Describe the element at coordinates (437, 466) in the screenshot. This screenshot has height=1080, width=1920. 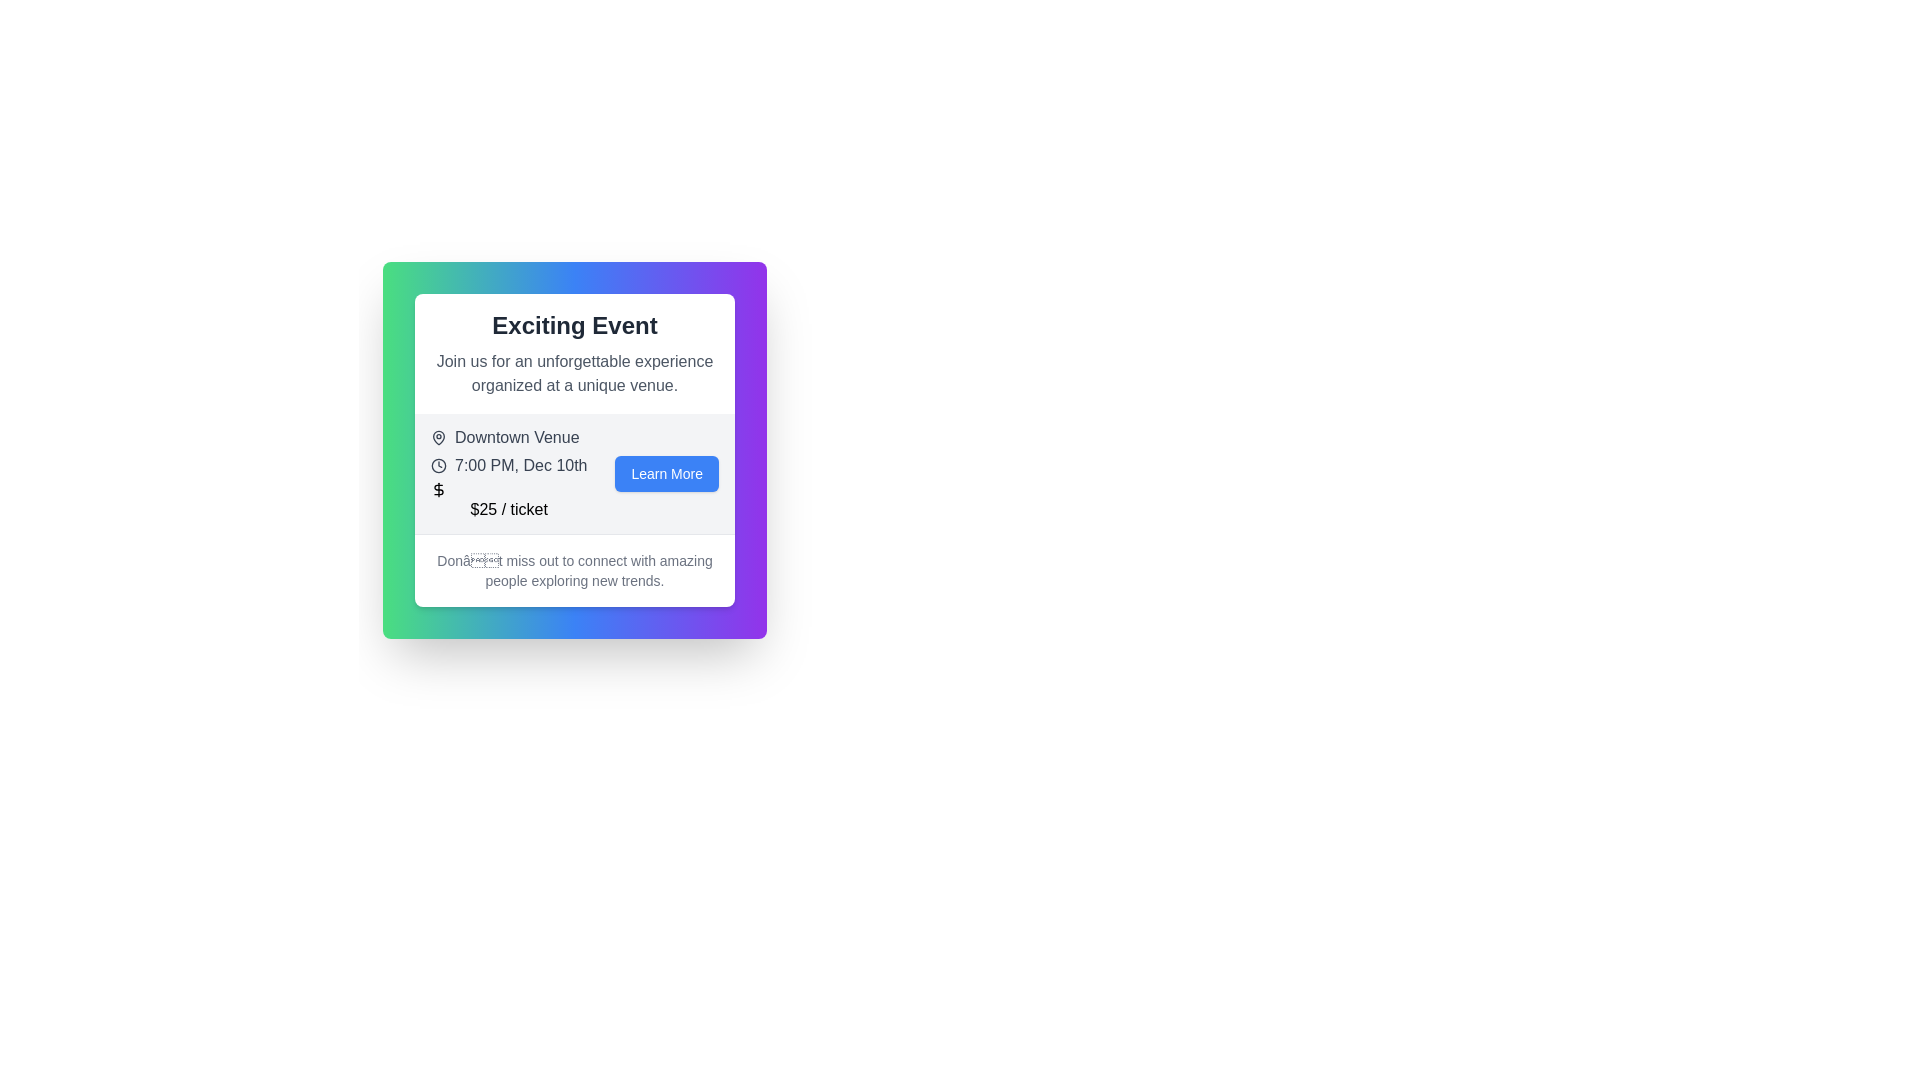
I see `the circular clock icon representing 'time' adjacent to the text description in the event details section titled '7:00 PM, Dec 10th'` at that location.